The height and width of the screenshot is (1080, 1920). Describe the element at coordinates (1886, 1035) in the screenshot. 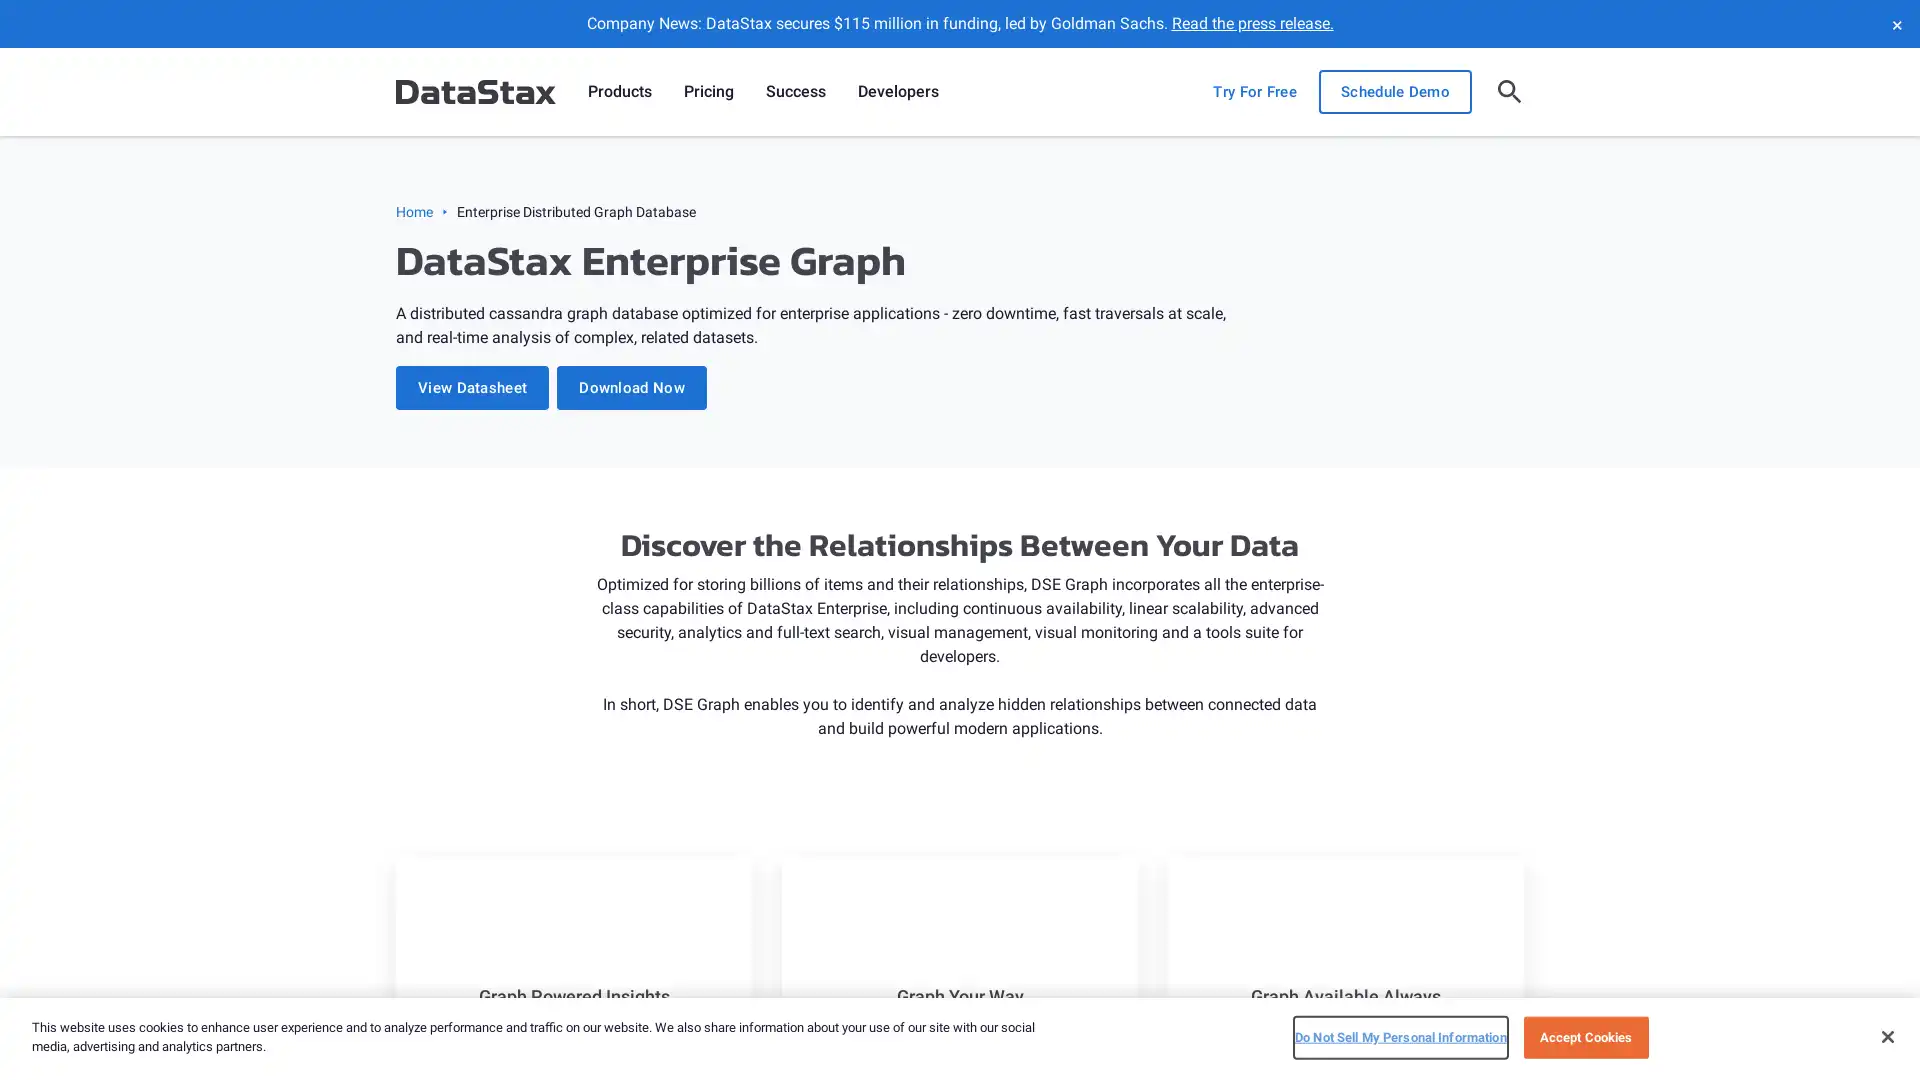

I see `Close` at that location.